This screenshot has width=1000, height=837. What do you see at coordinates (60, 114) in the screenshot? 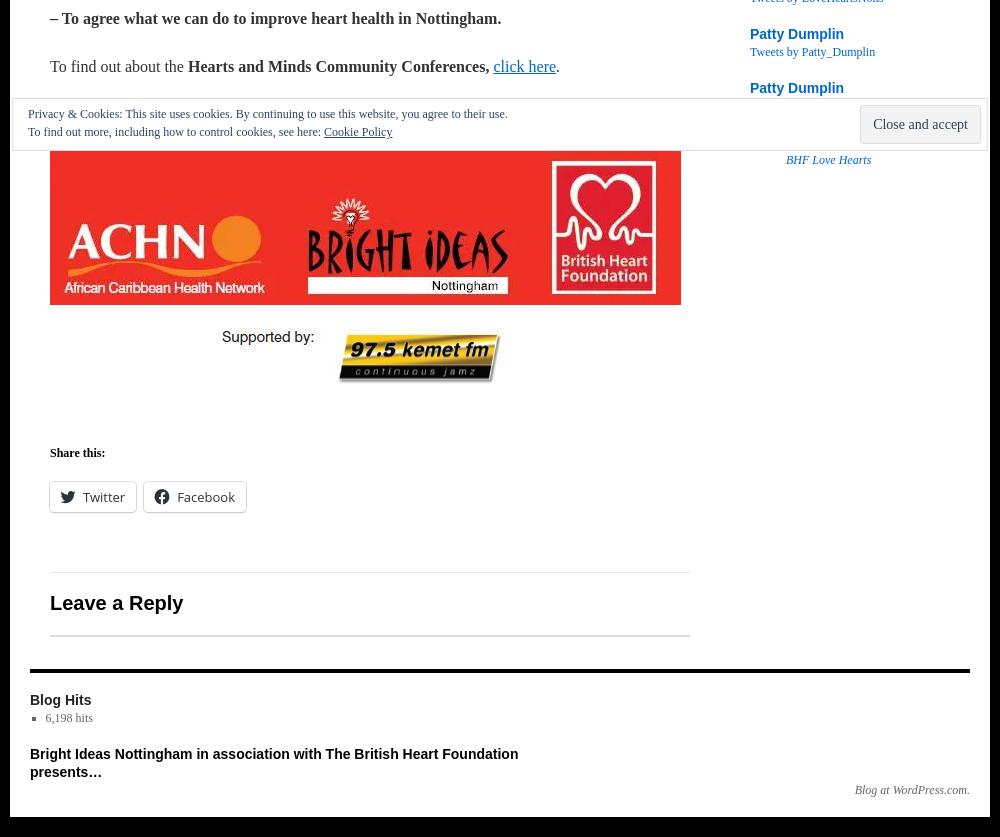
I see `'Or'` at bounding box center [60, 114].